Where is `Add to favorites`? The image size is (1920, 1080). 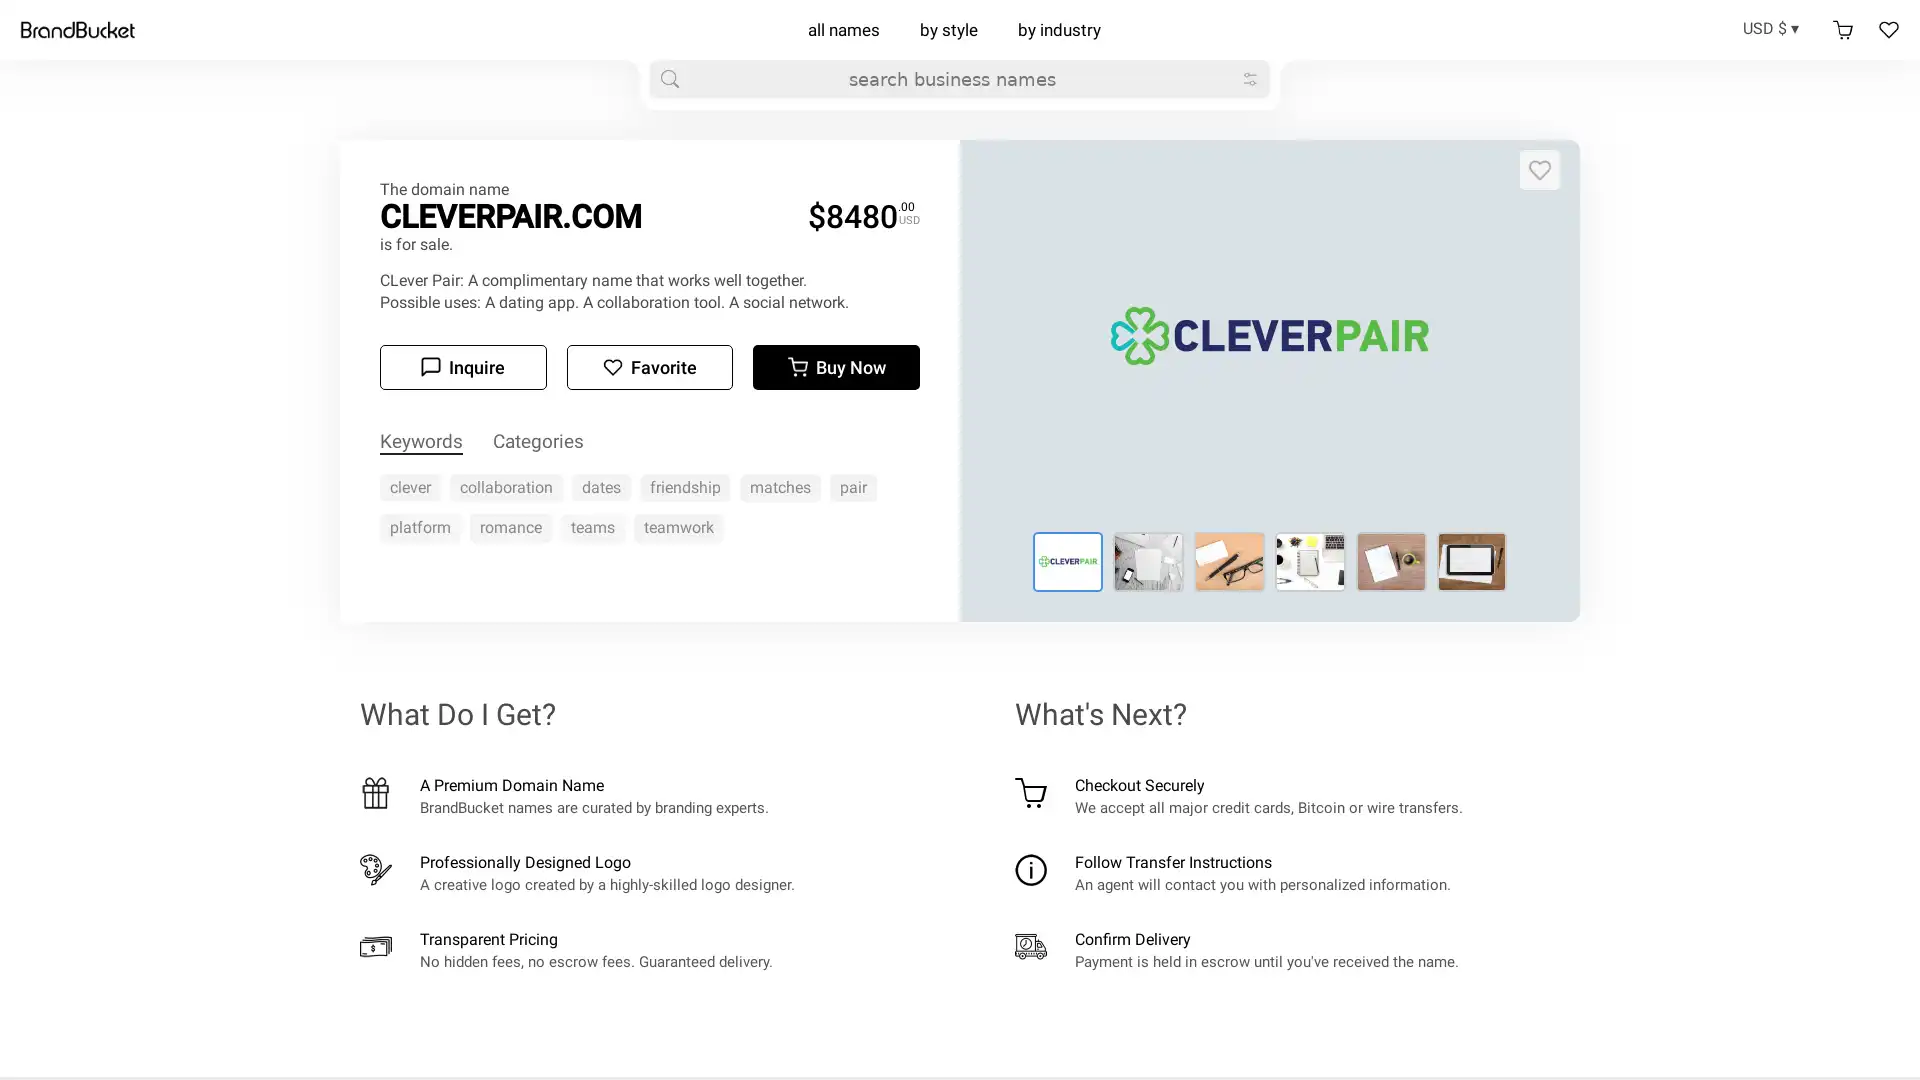 Add to favorites is located at coordinates (1539, 168).